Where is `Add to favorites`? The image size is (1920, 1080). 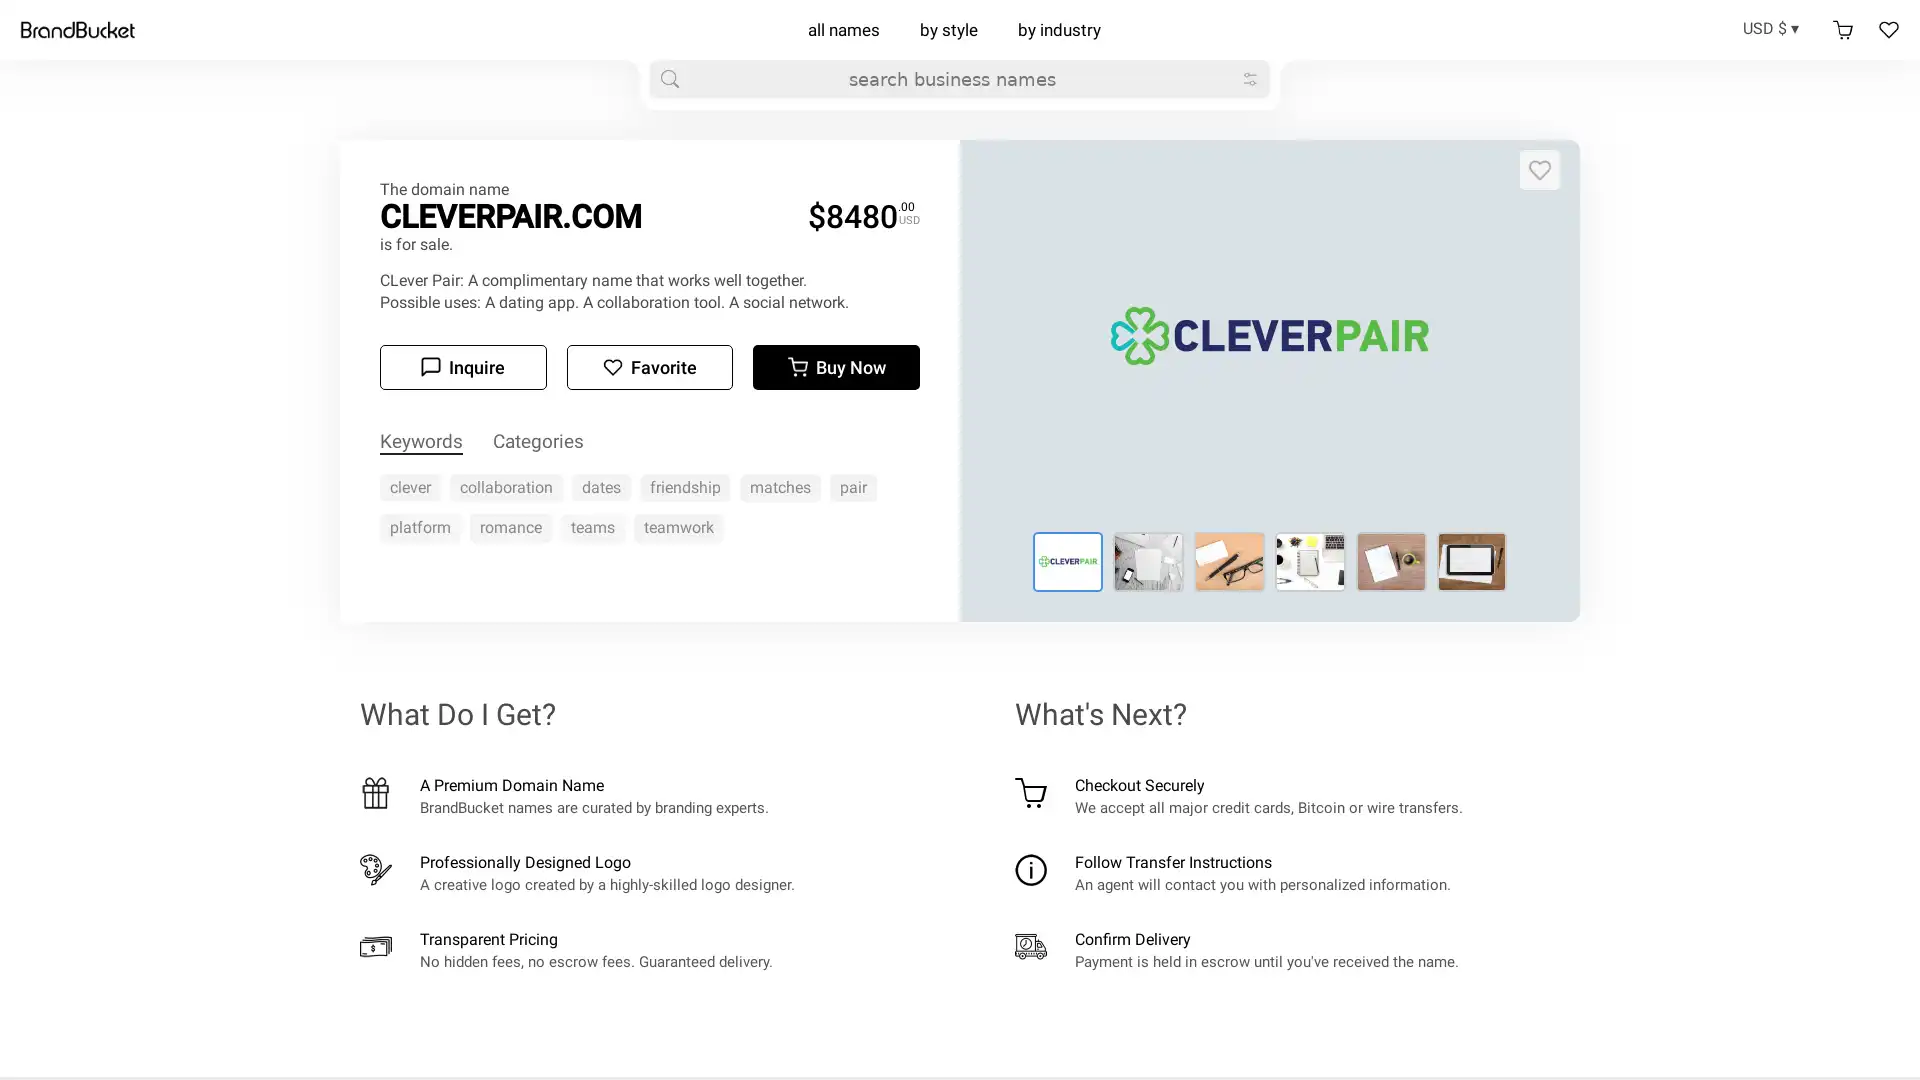 Add to favorites is located at coordinates (1539, 168).